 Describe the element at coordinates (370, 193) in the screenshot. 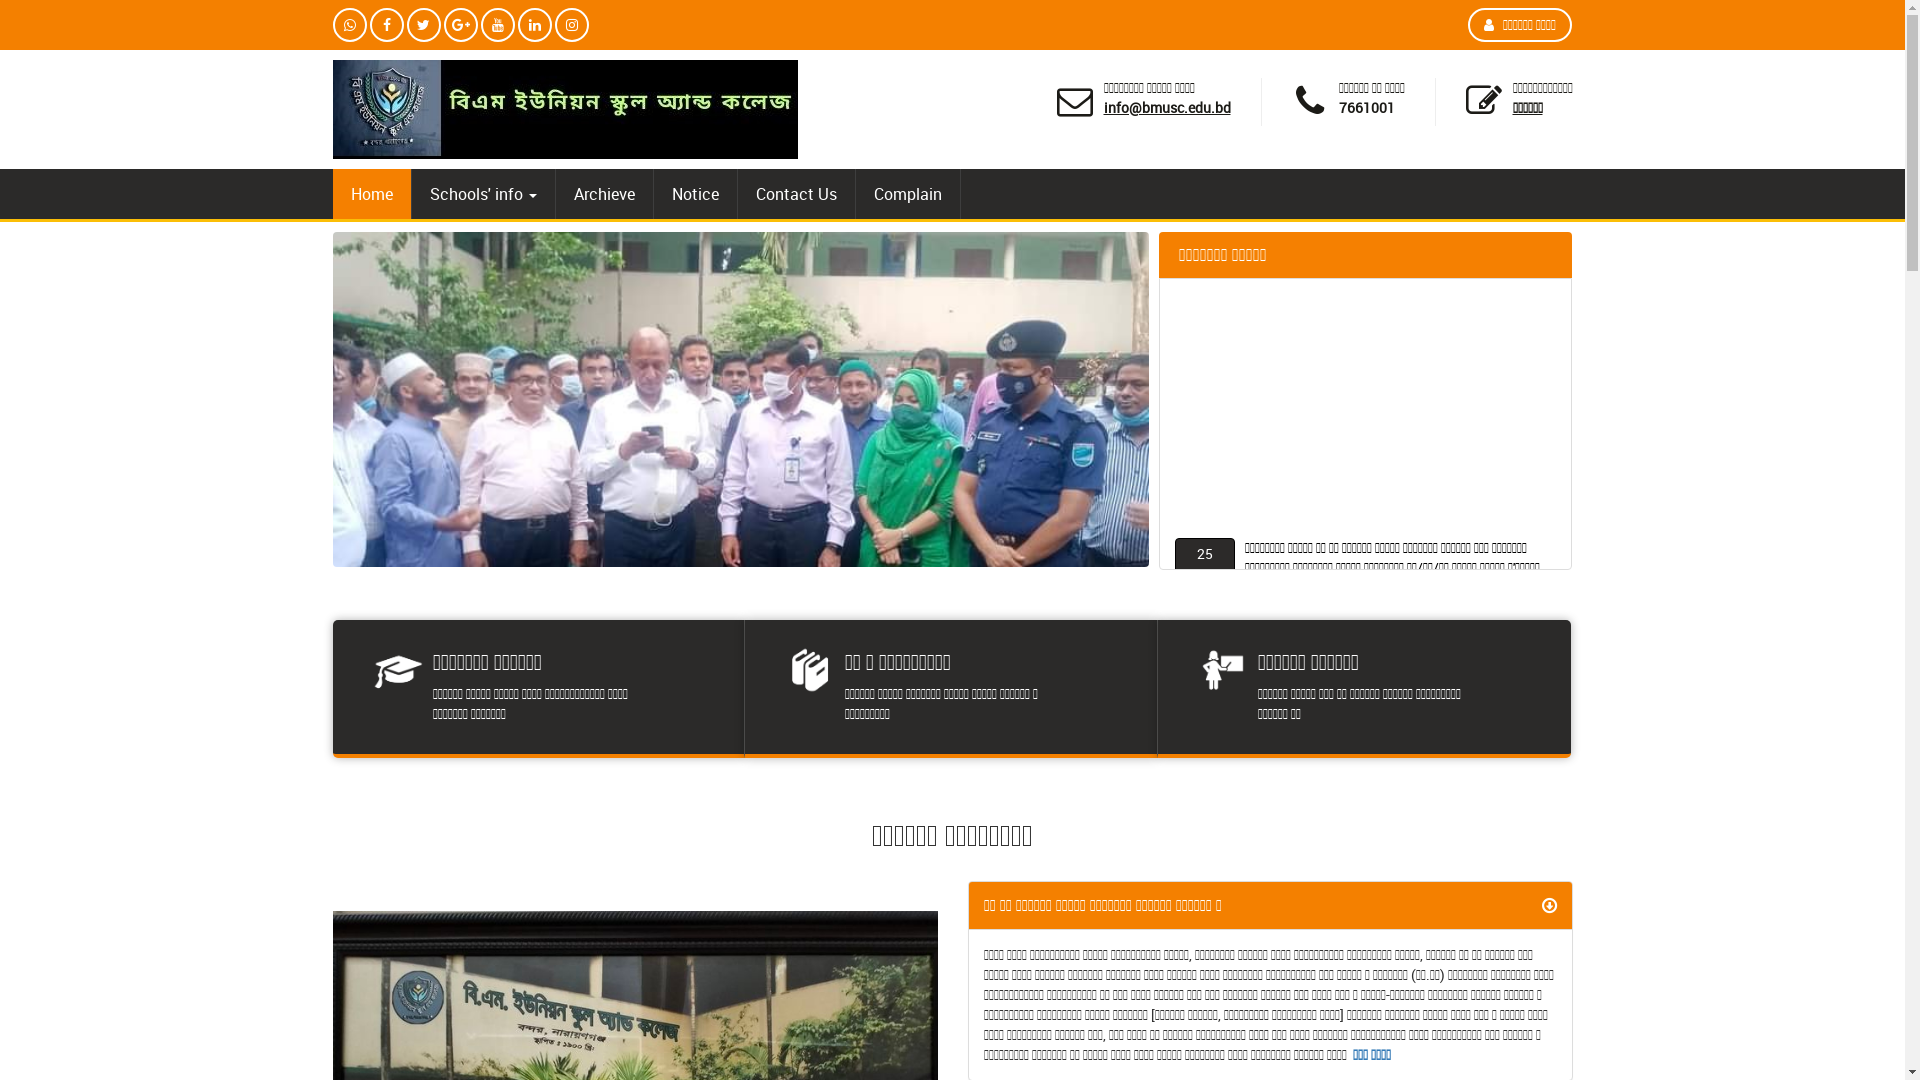

I see `'Home'` at that location.